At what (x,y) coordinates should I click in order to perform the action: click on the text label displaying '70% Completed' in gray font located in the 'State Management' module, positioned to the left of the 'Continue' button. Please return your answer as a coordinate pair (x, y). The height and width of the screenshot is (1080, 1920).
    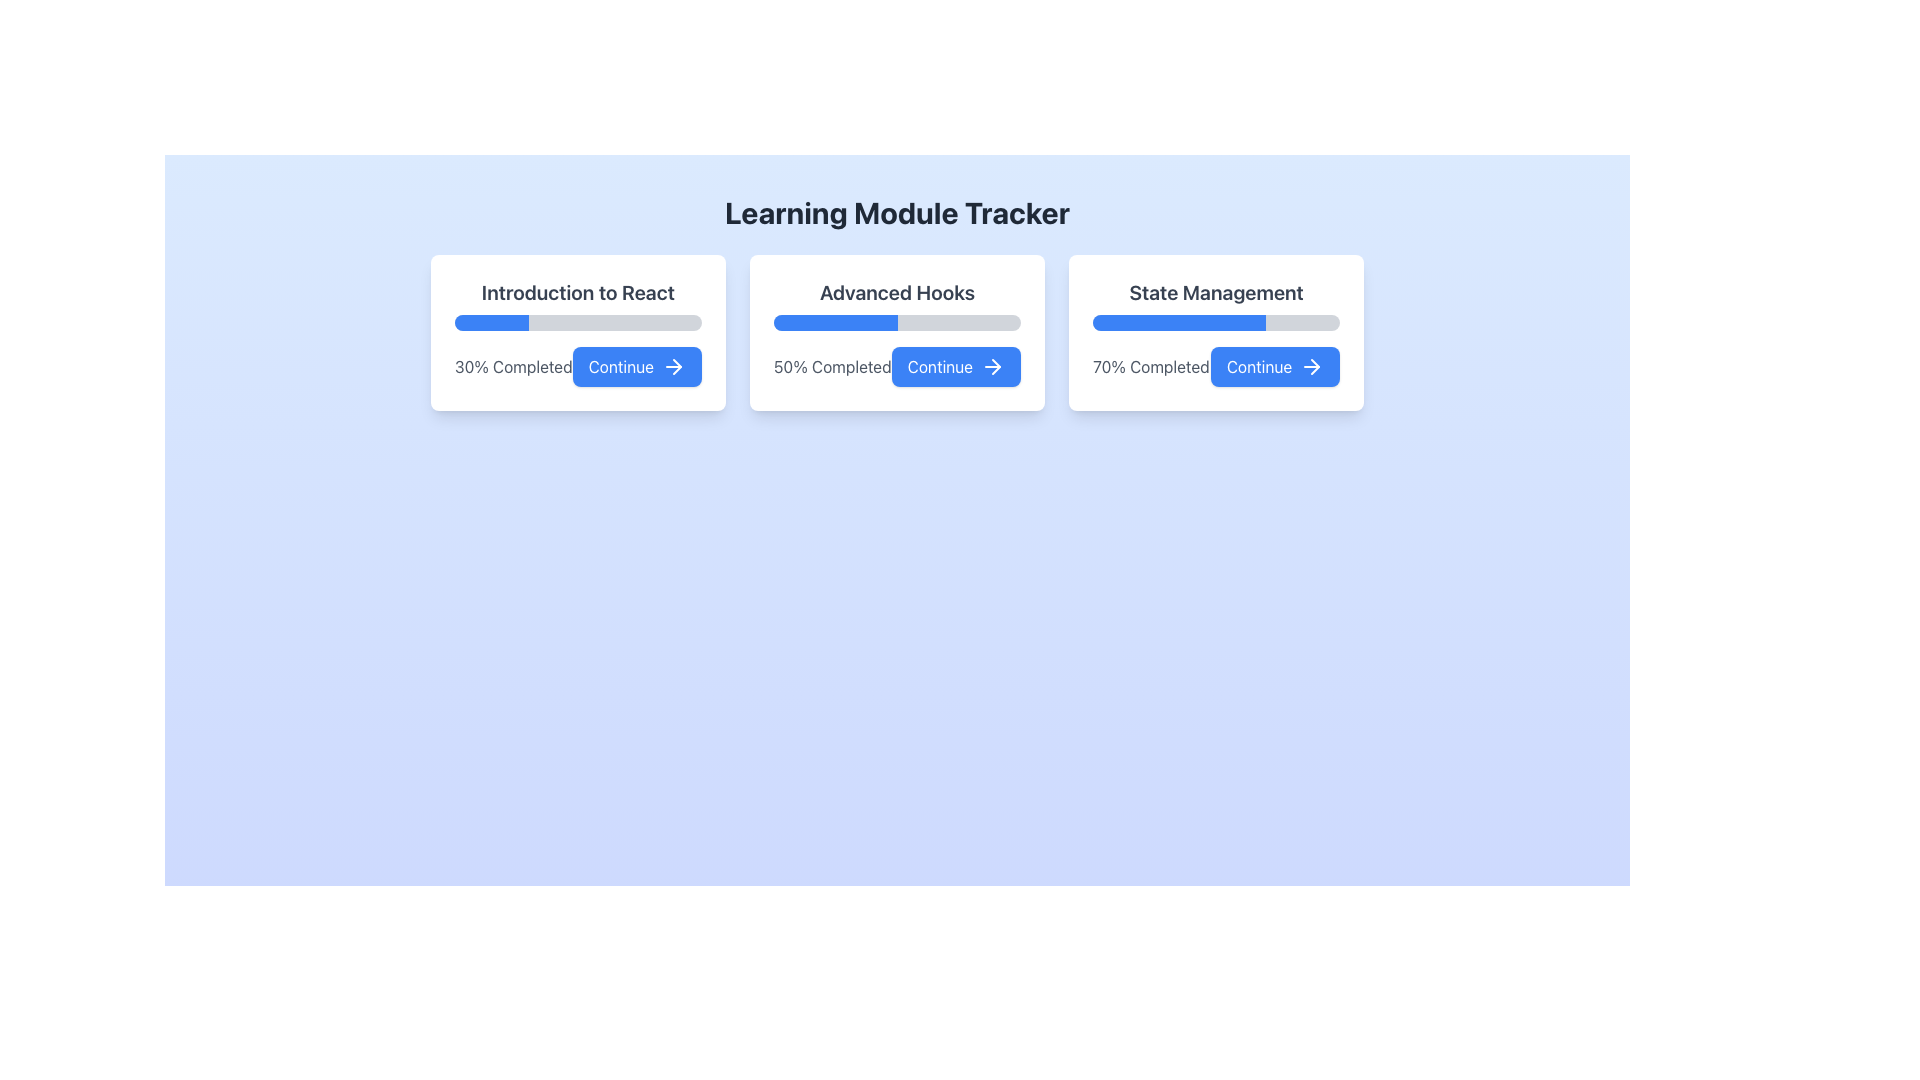
    Looking at the image, I should click on (1151, 366).